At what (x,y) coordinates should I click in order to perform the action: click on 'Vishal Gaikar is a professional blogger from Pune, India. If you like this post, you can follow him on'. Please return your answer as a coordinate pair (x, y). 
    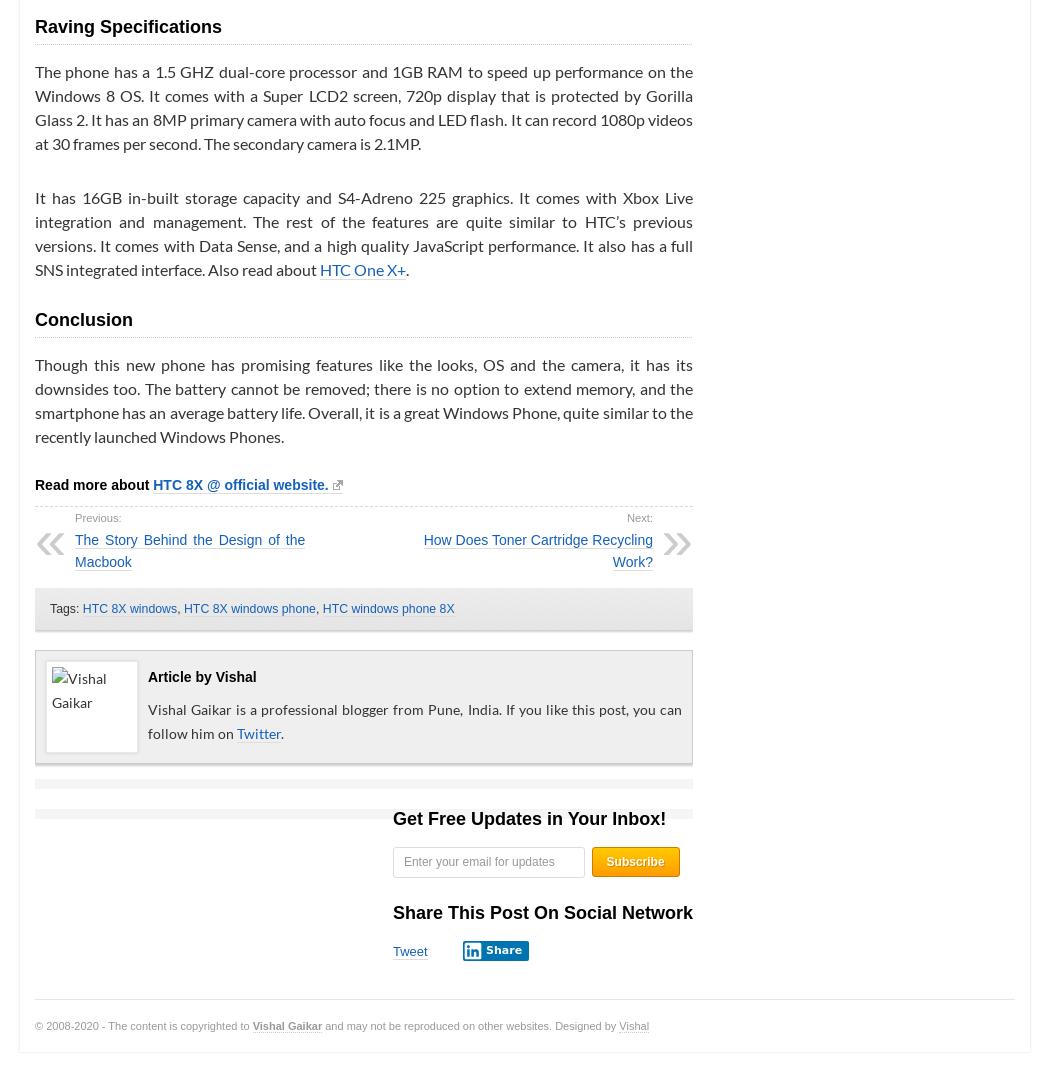
    Looking at the image, I should click on (147, 721).